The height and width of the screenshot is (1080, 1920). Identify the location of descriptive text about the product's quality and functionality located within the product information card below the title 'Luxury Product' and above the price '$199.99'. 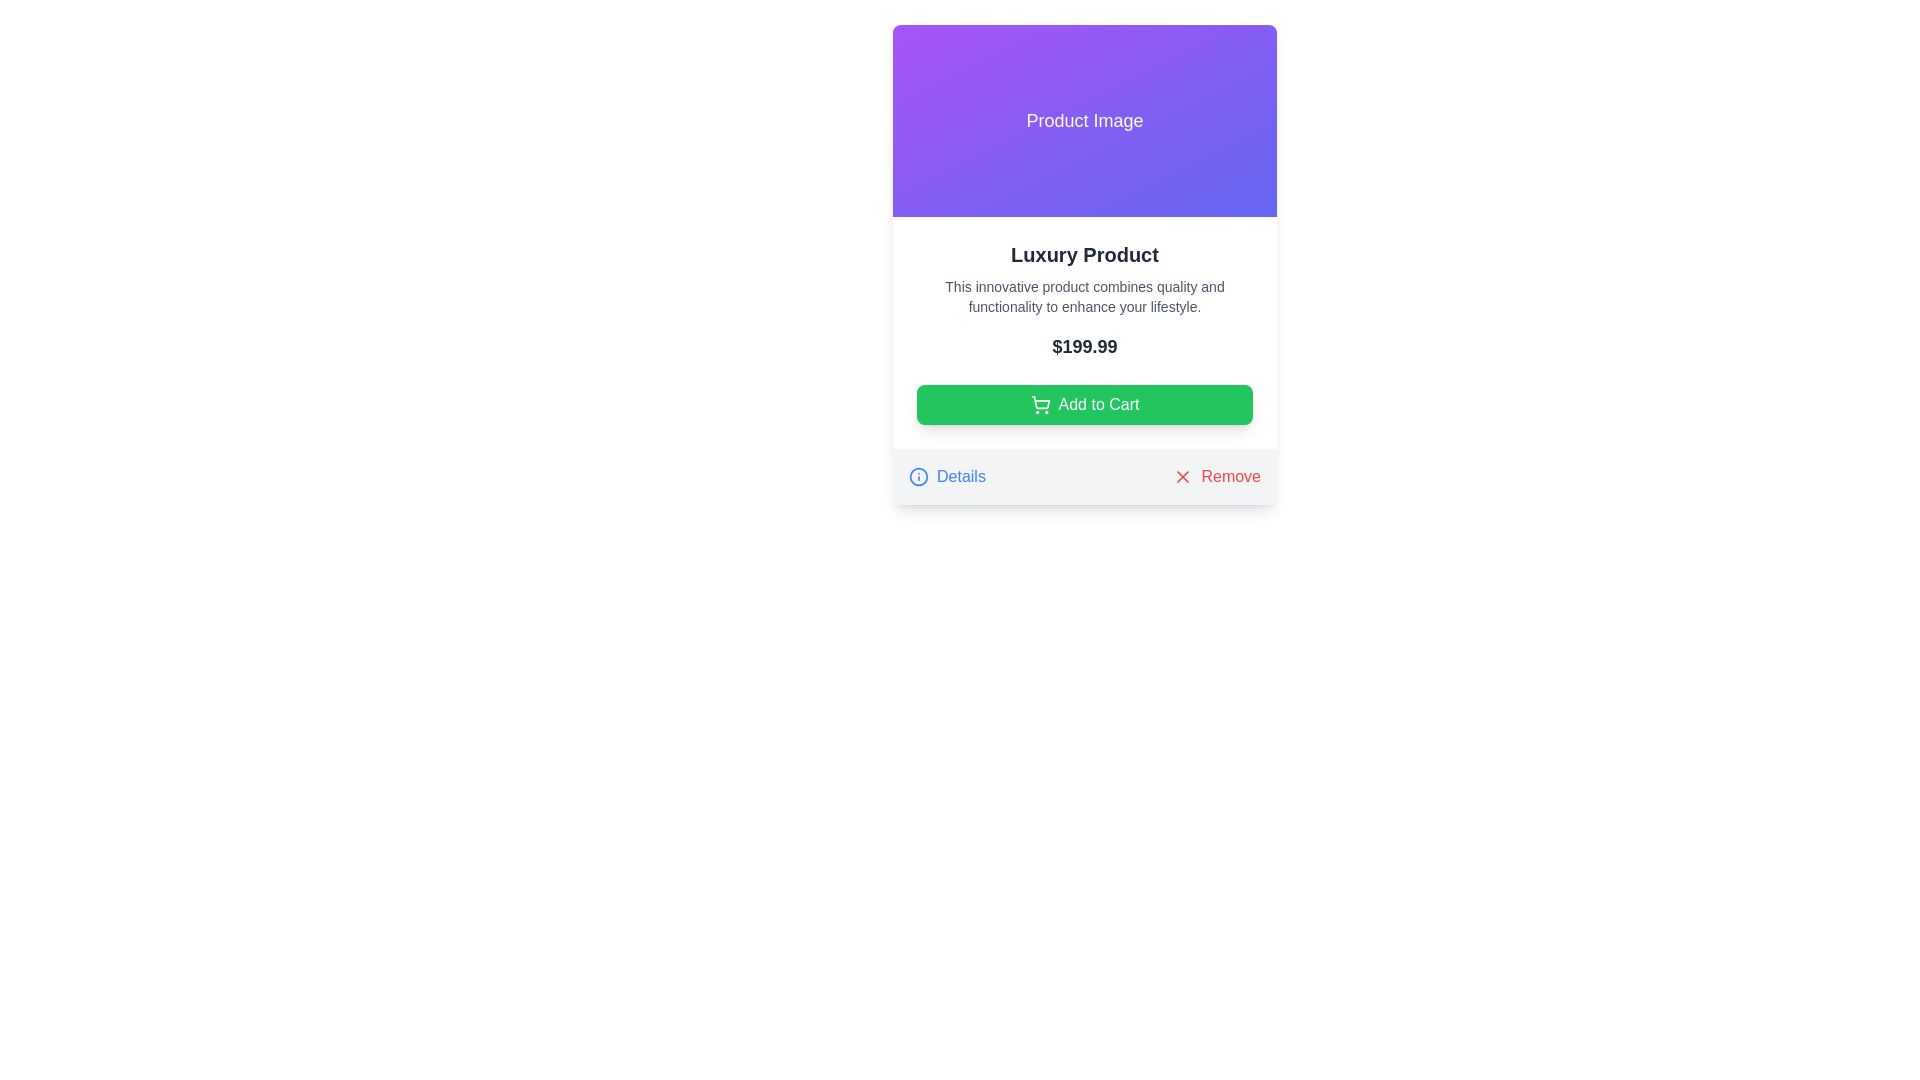
(1083, 297).